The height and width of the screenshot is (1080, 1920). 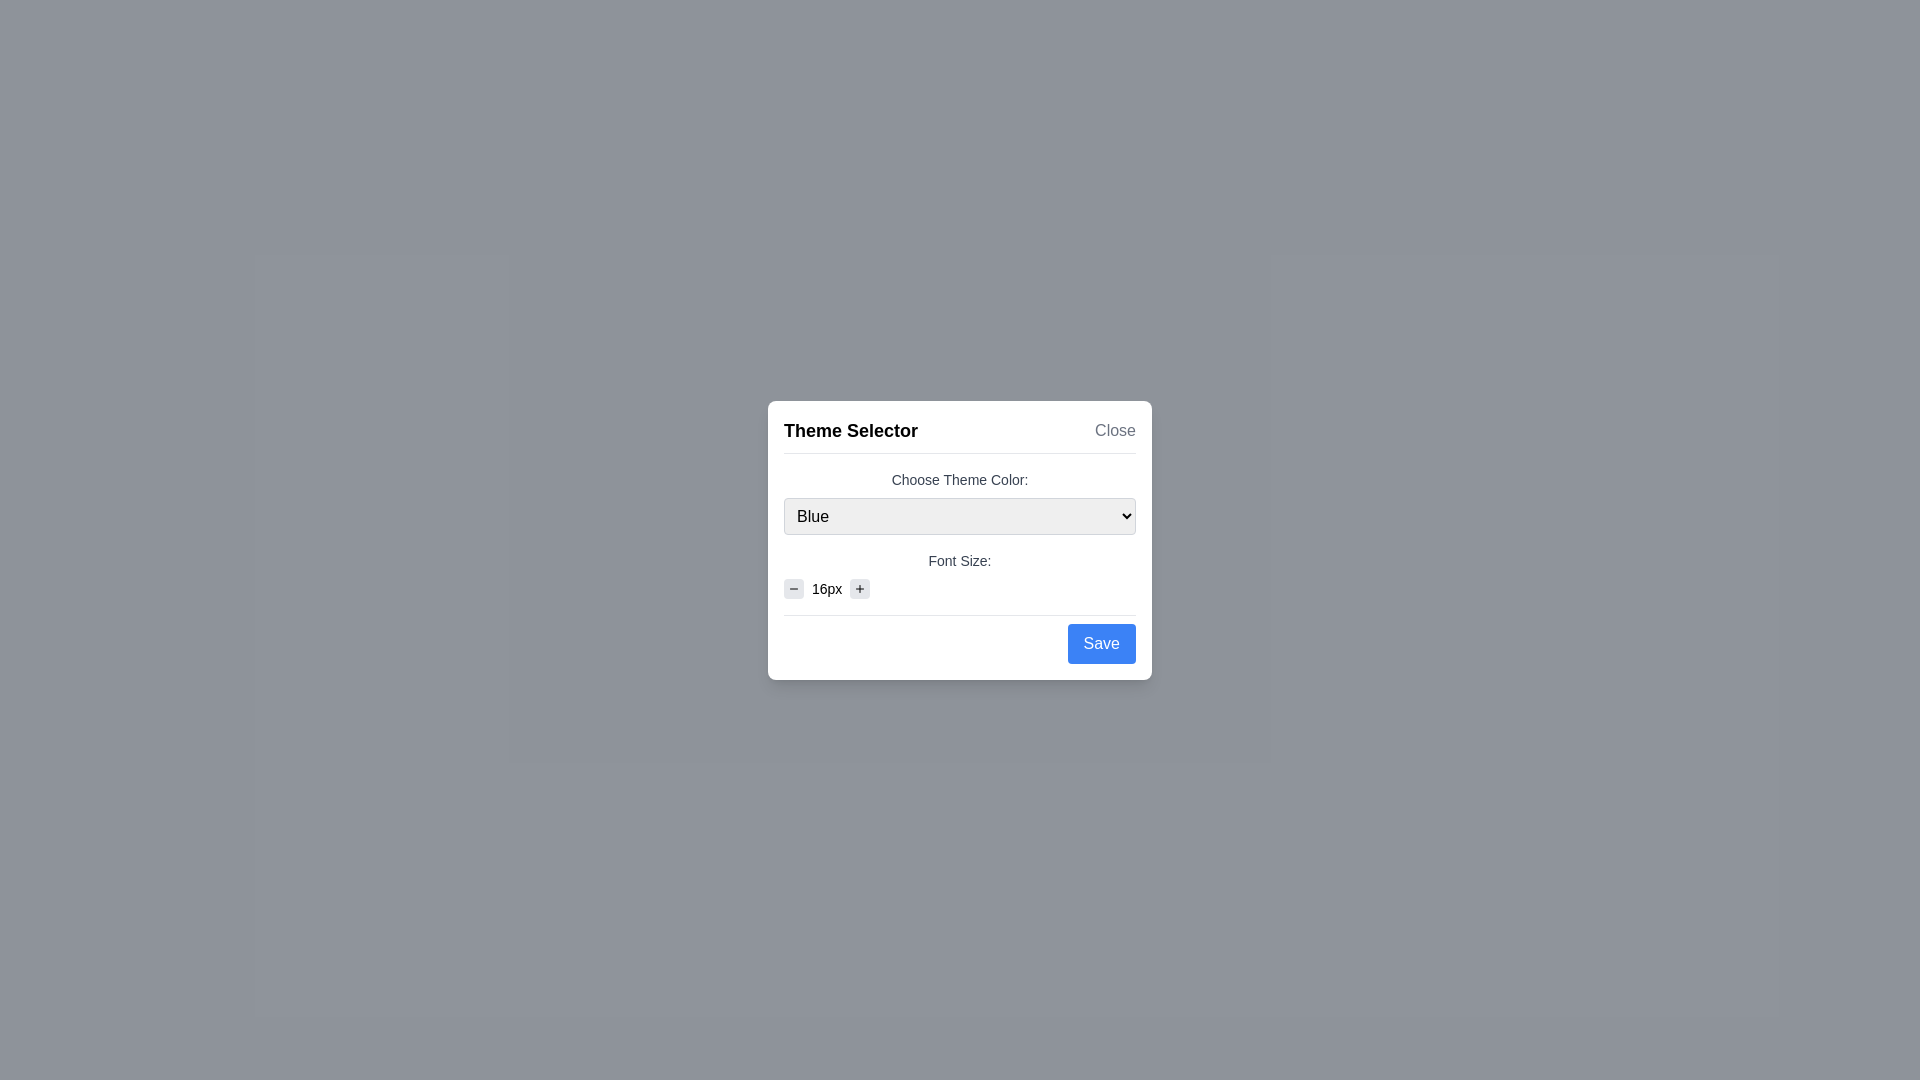 What do you see at coordinates (792, 587) in the screenshot?
I see `the rounded square icon button with a minus sign, located in the 'Font Size:' section of the 'Theme Selector' dialog box` at bounding box center [792, 587].